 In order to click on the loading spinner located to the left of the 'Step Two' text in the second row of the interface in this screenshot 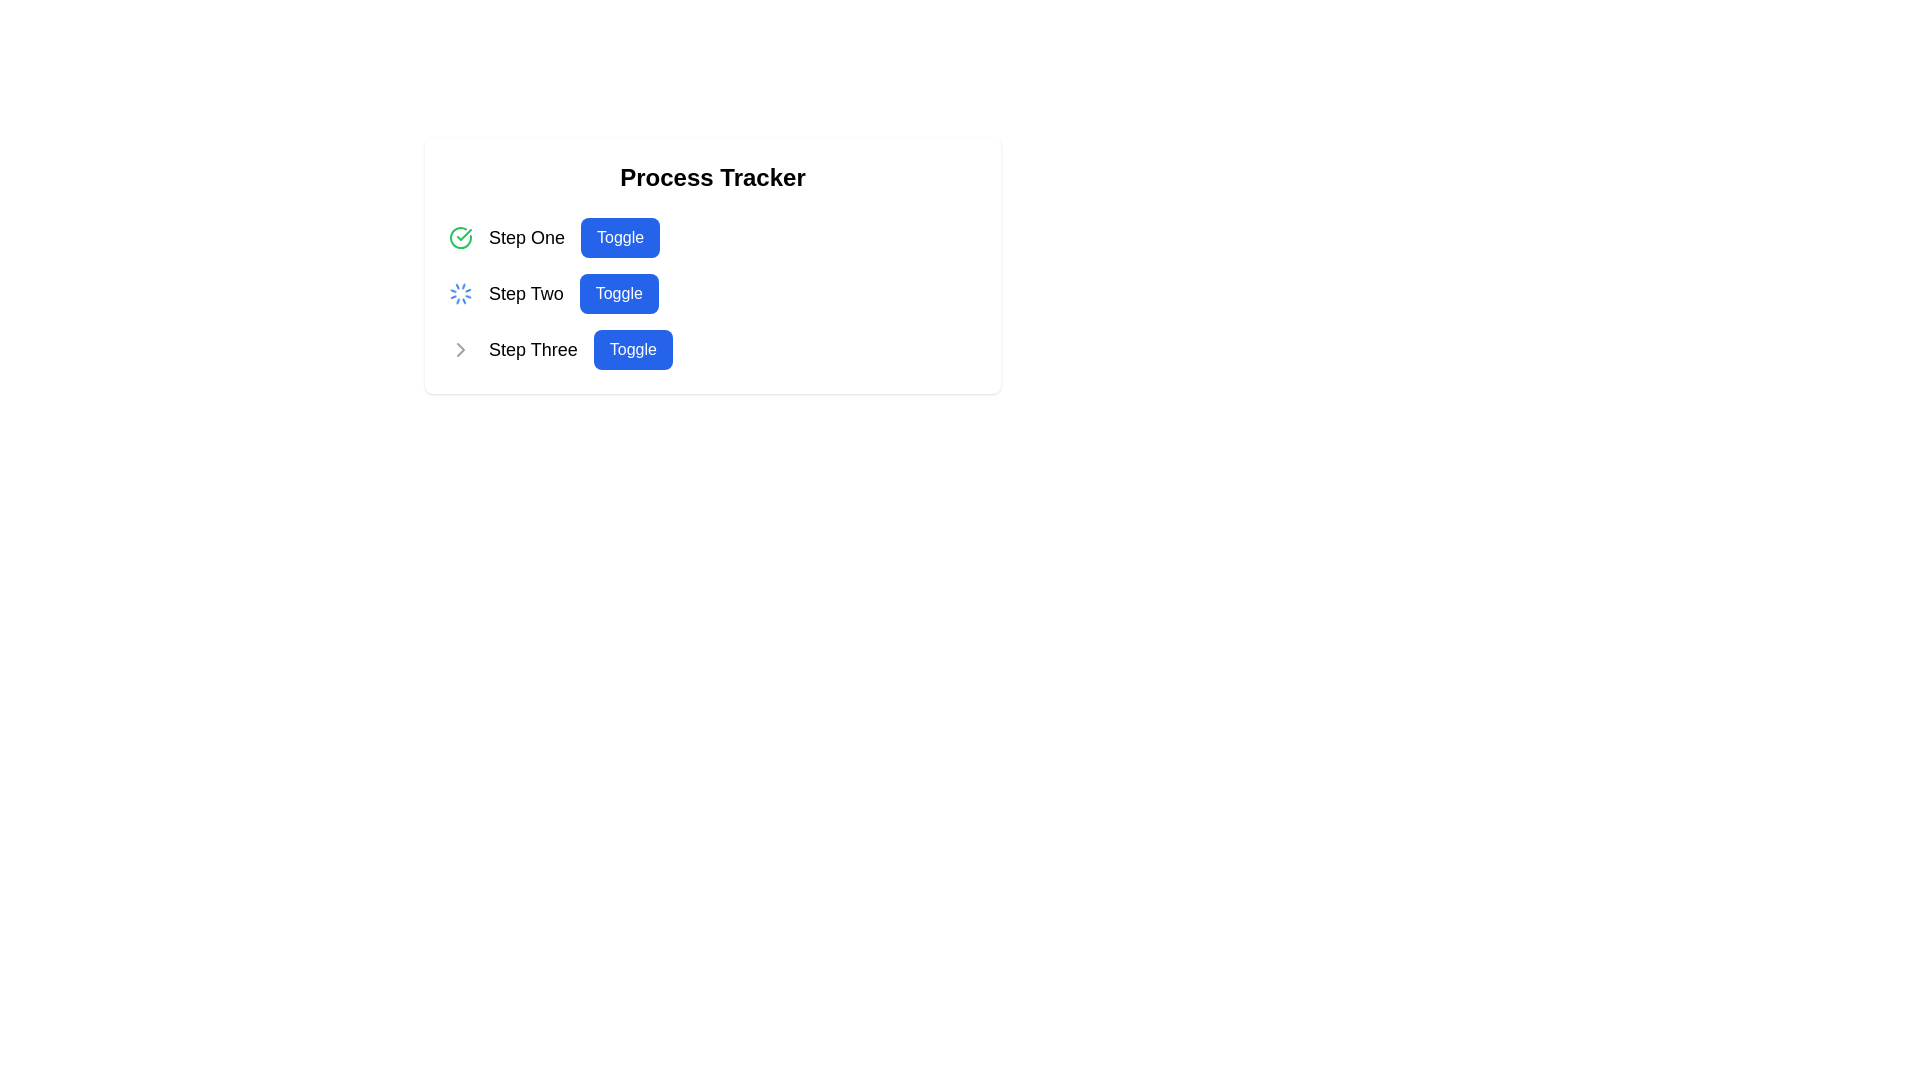, I will do `click(459, 293)`.